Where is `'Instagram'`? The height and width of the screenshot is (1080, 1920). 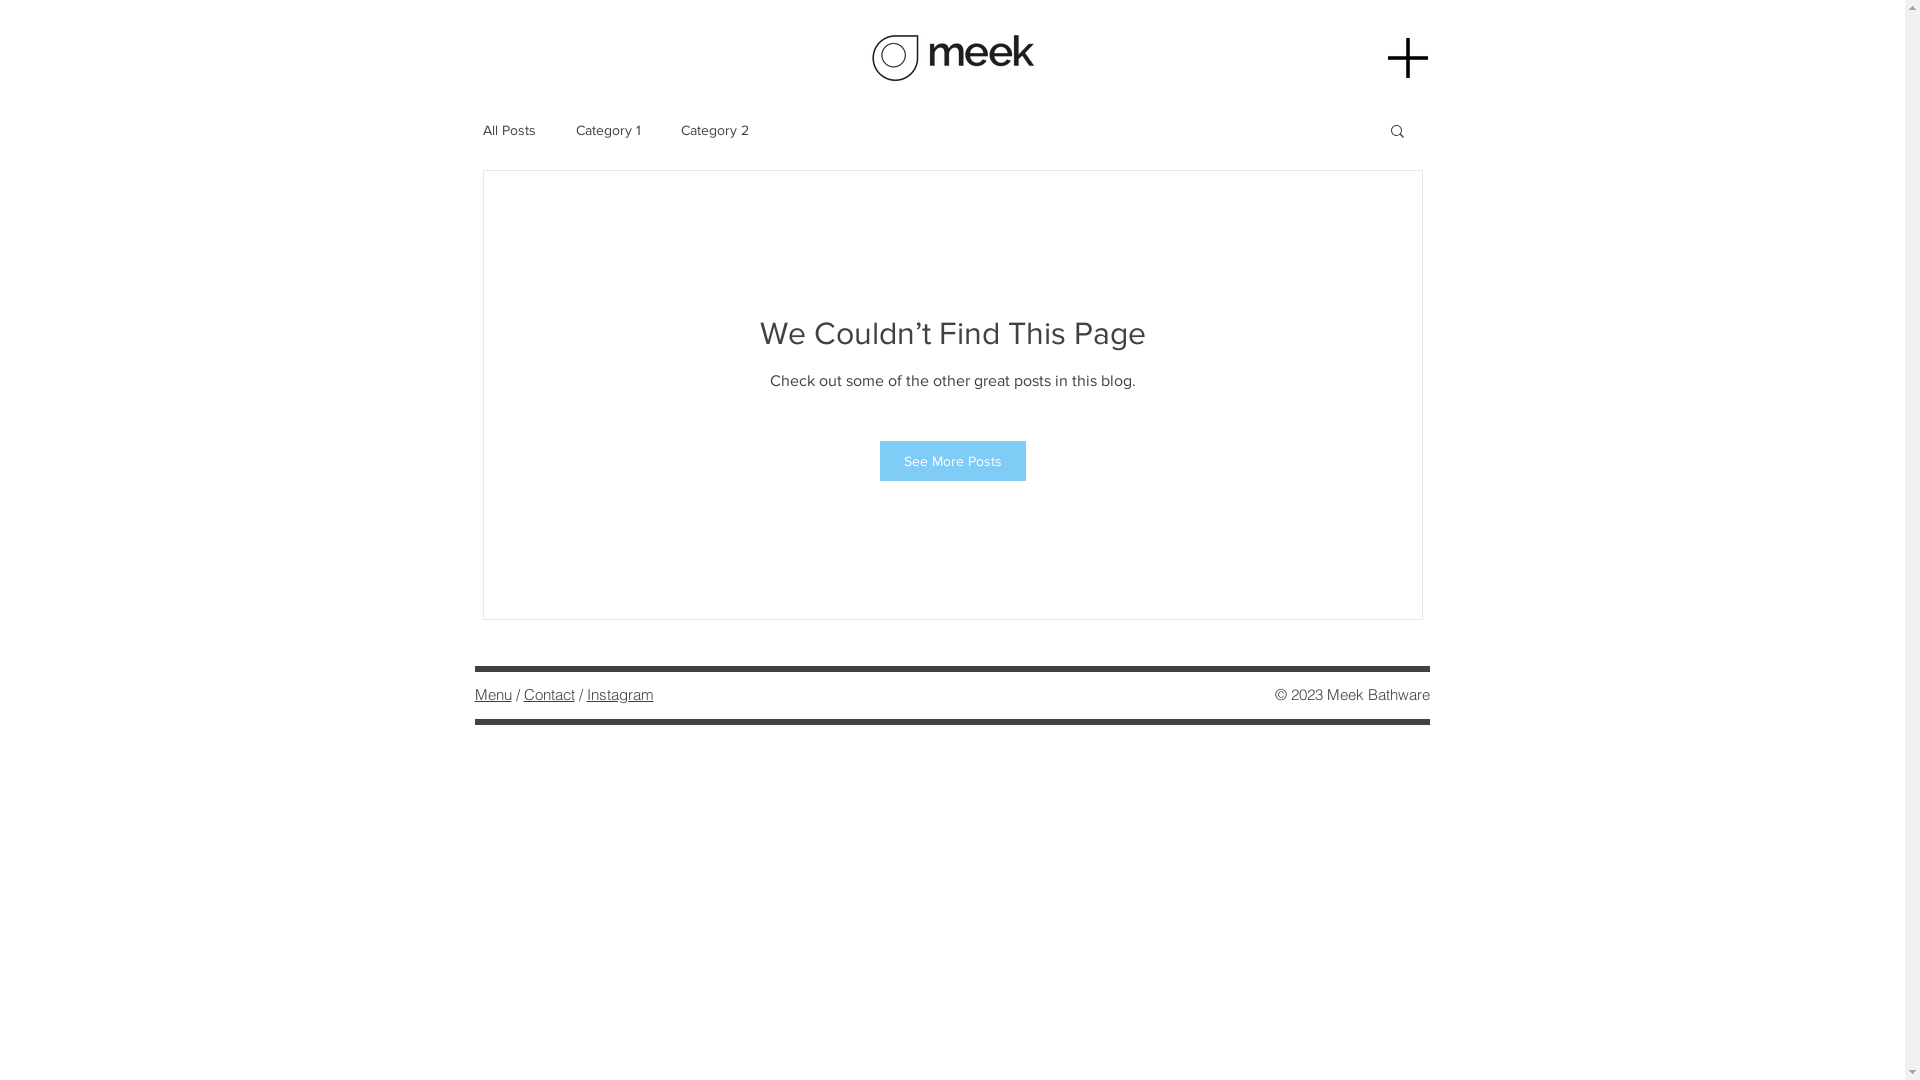 'Instagram' is located at coordinates (618, 693).